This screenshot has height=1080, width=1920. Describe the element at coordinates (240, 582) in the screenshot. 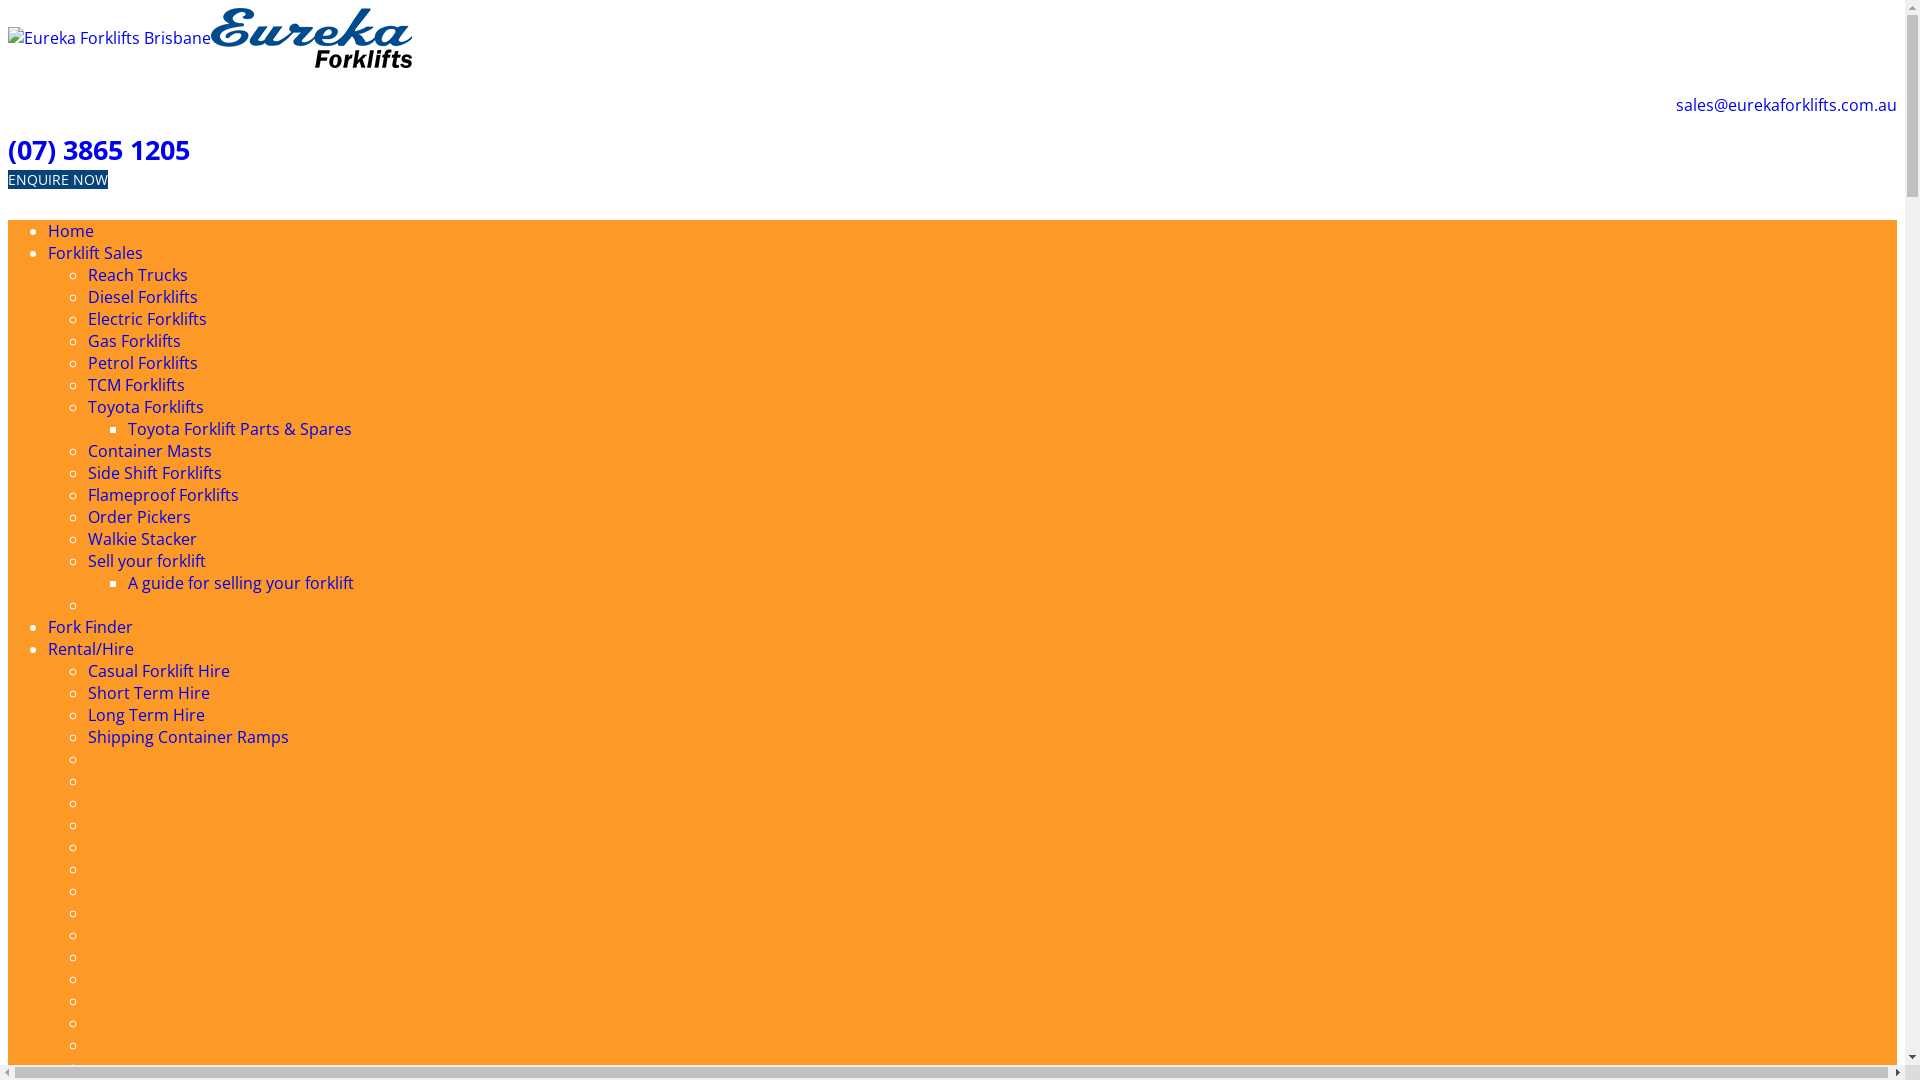

I see `'A guide for selling your forklift'` at that location.